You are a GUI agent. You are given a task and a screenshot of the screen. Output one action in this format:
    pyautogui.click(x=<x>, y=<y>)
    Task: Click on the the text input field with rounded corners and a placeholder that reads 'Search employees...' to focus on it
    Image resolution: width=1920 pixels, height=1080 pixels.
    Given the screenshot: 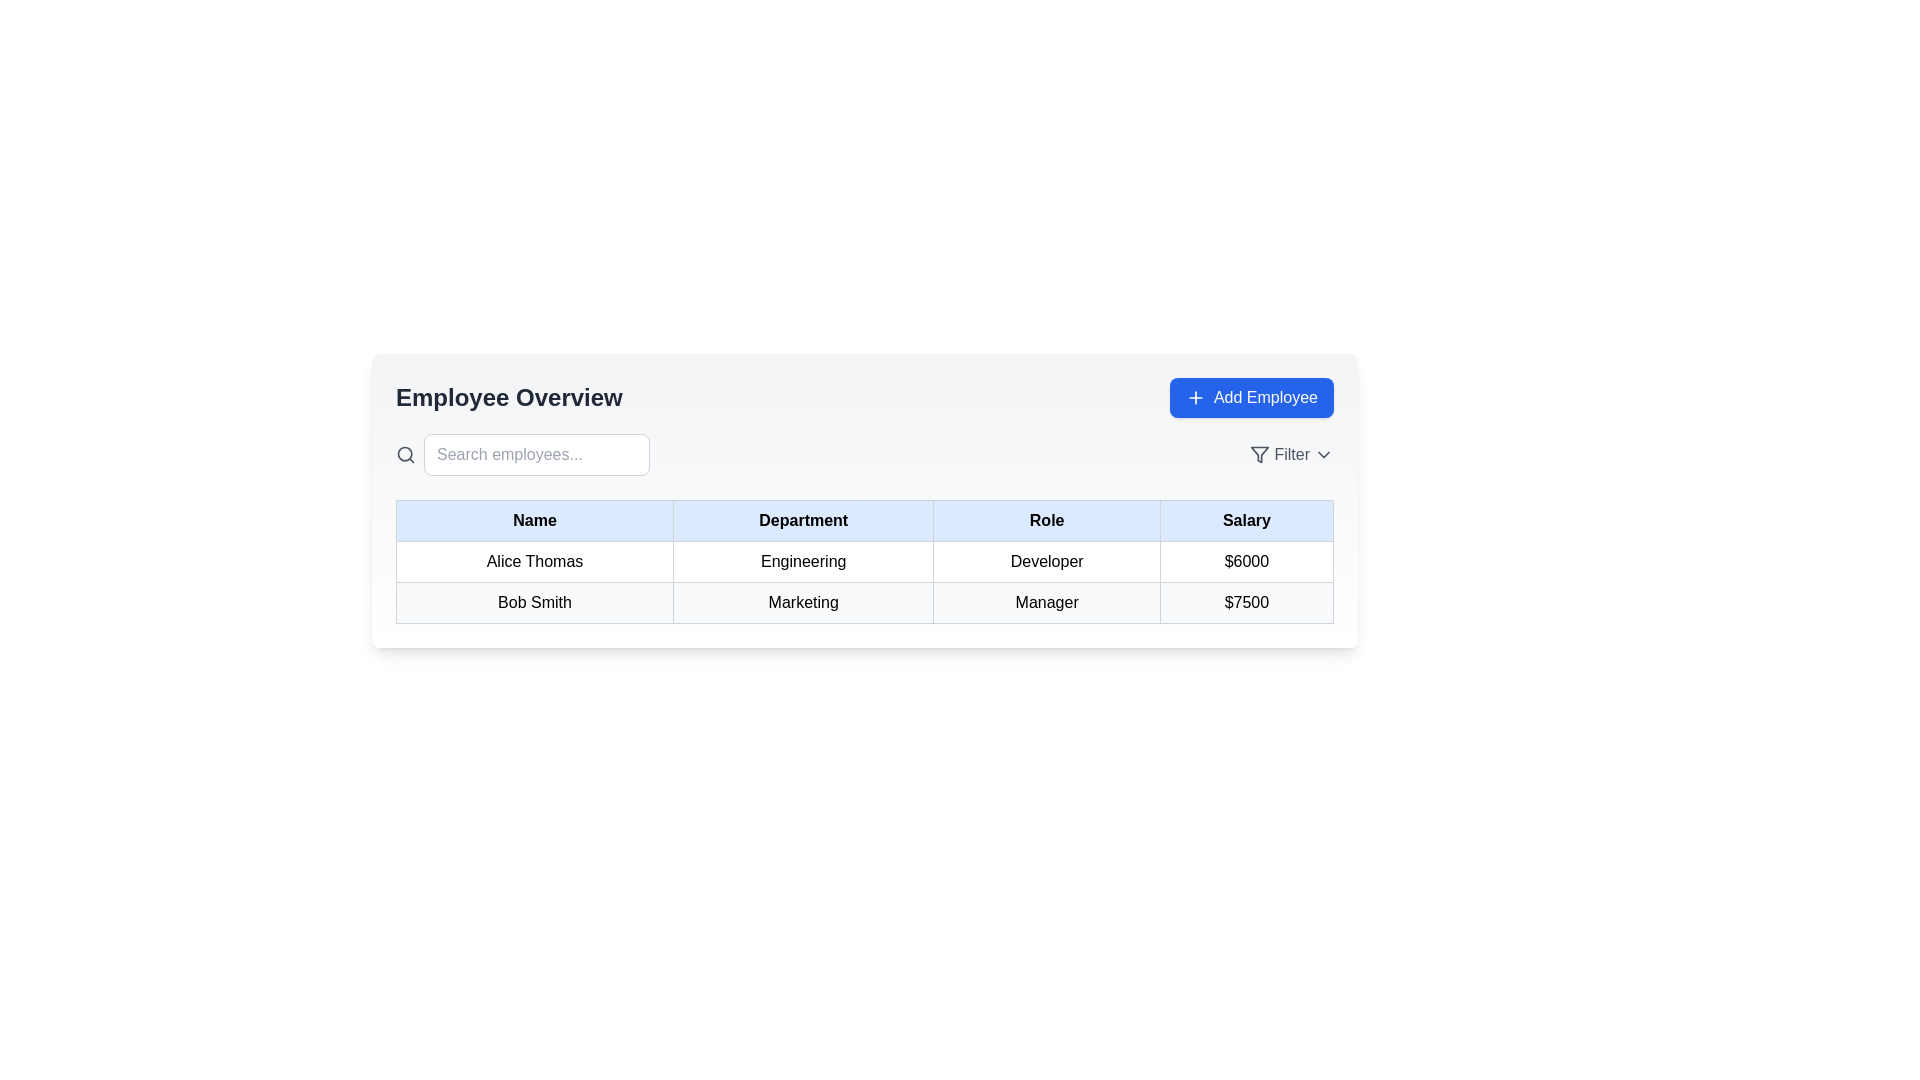 What is the action you would take?
    pyautogui.click(x=537, y=455)
    